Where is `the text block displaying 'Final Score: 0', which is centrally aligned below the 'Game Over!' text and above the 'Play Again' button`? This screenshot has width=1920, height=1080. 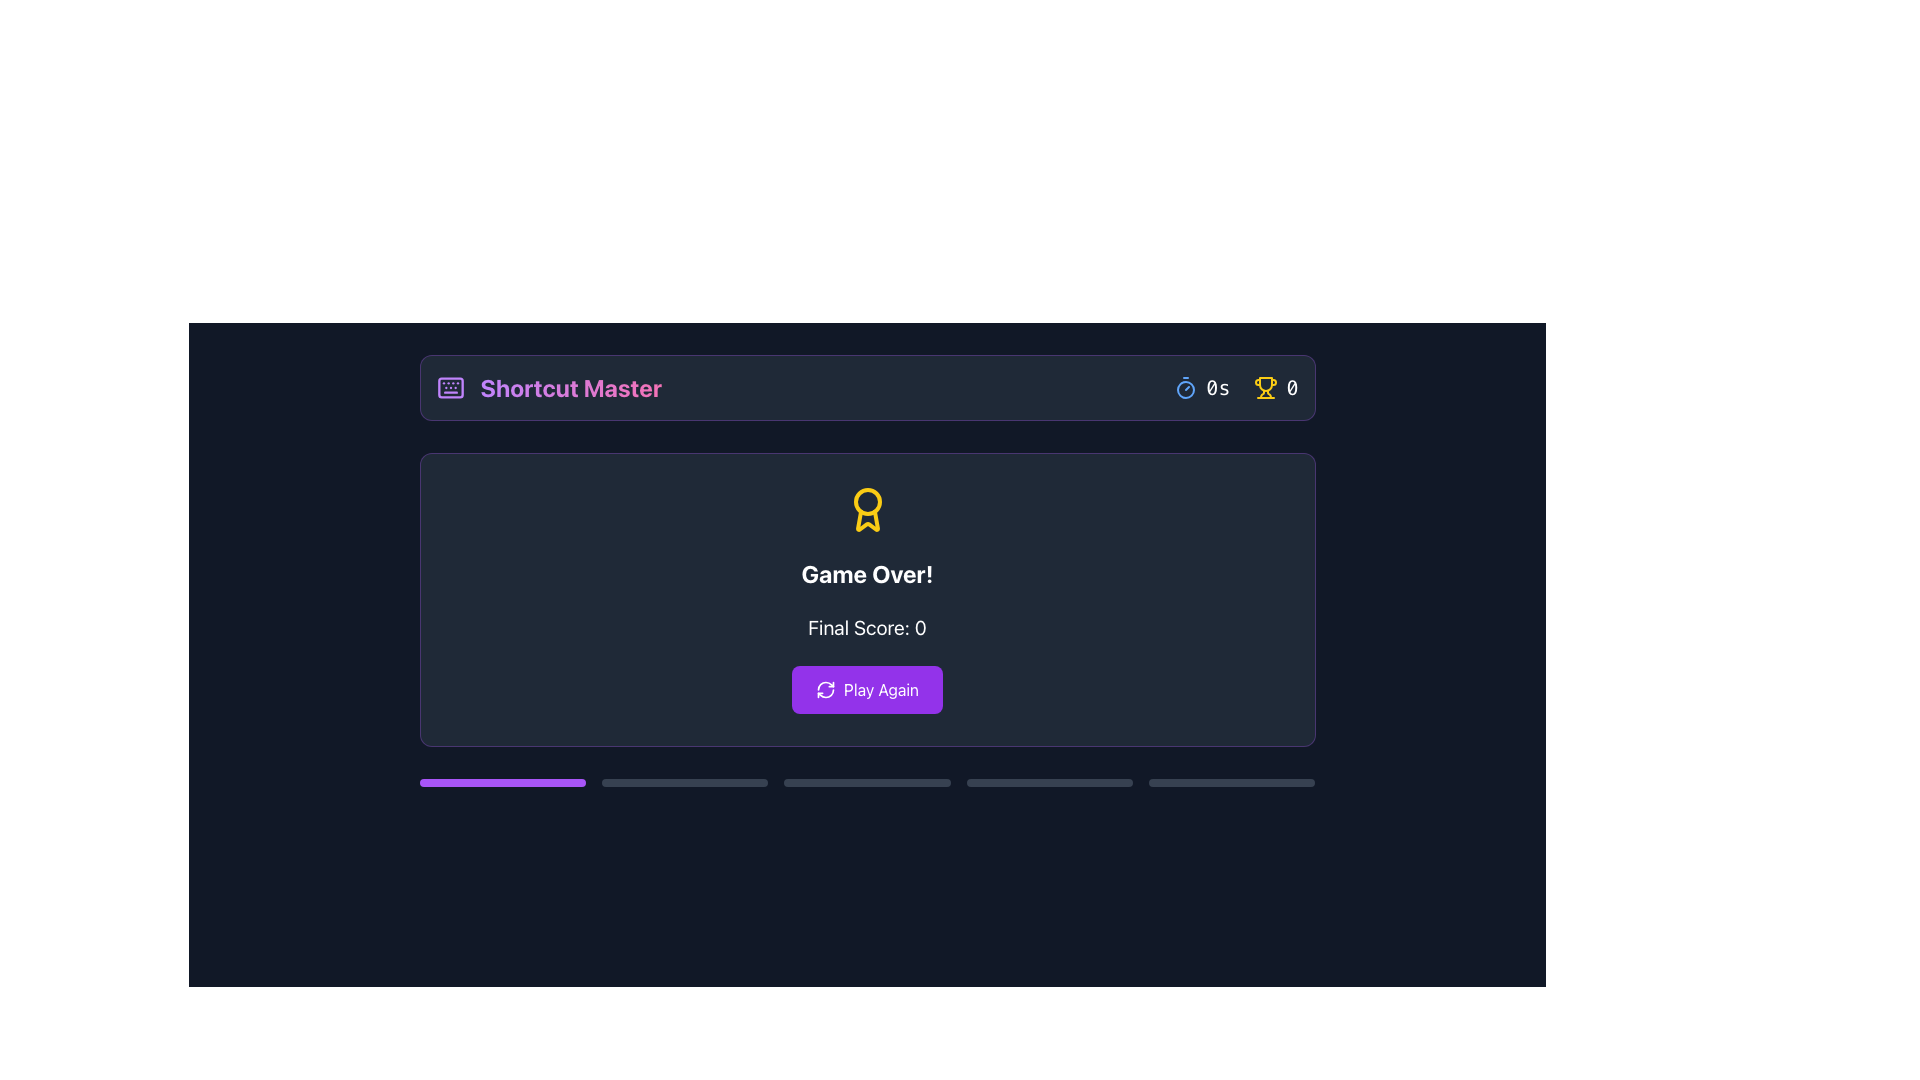
the text block displaying 'Final Score: 0', which is centrally aligned below the 'Game Over!' text and above the 'Play Again' button is located at coordinates (867, 627).